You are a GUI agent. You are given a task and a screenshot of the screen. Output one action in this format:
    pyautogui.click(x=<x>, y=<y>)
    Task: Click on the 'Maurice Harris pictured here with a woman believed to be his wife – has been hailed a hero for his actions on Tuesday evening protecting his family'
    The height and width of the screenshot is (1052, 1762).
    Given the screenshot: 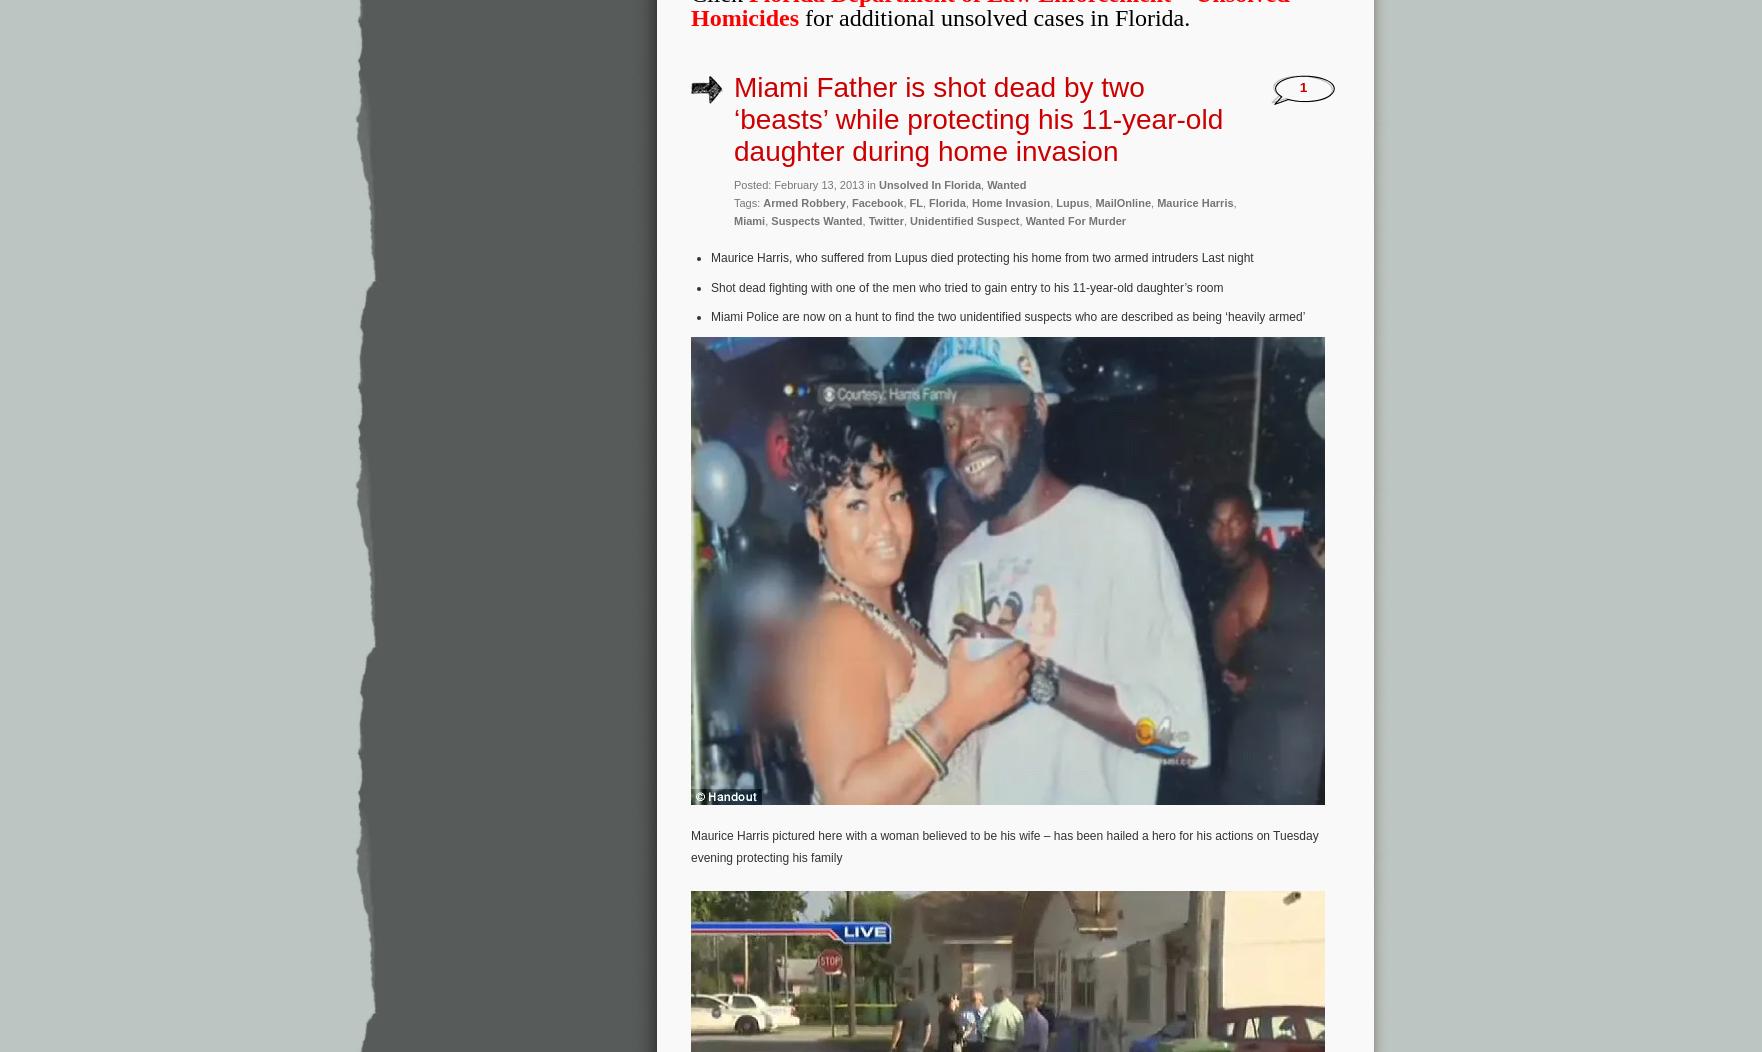 What is the action you would take?
    pyautogui.click(x=1004, y=845)
    